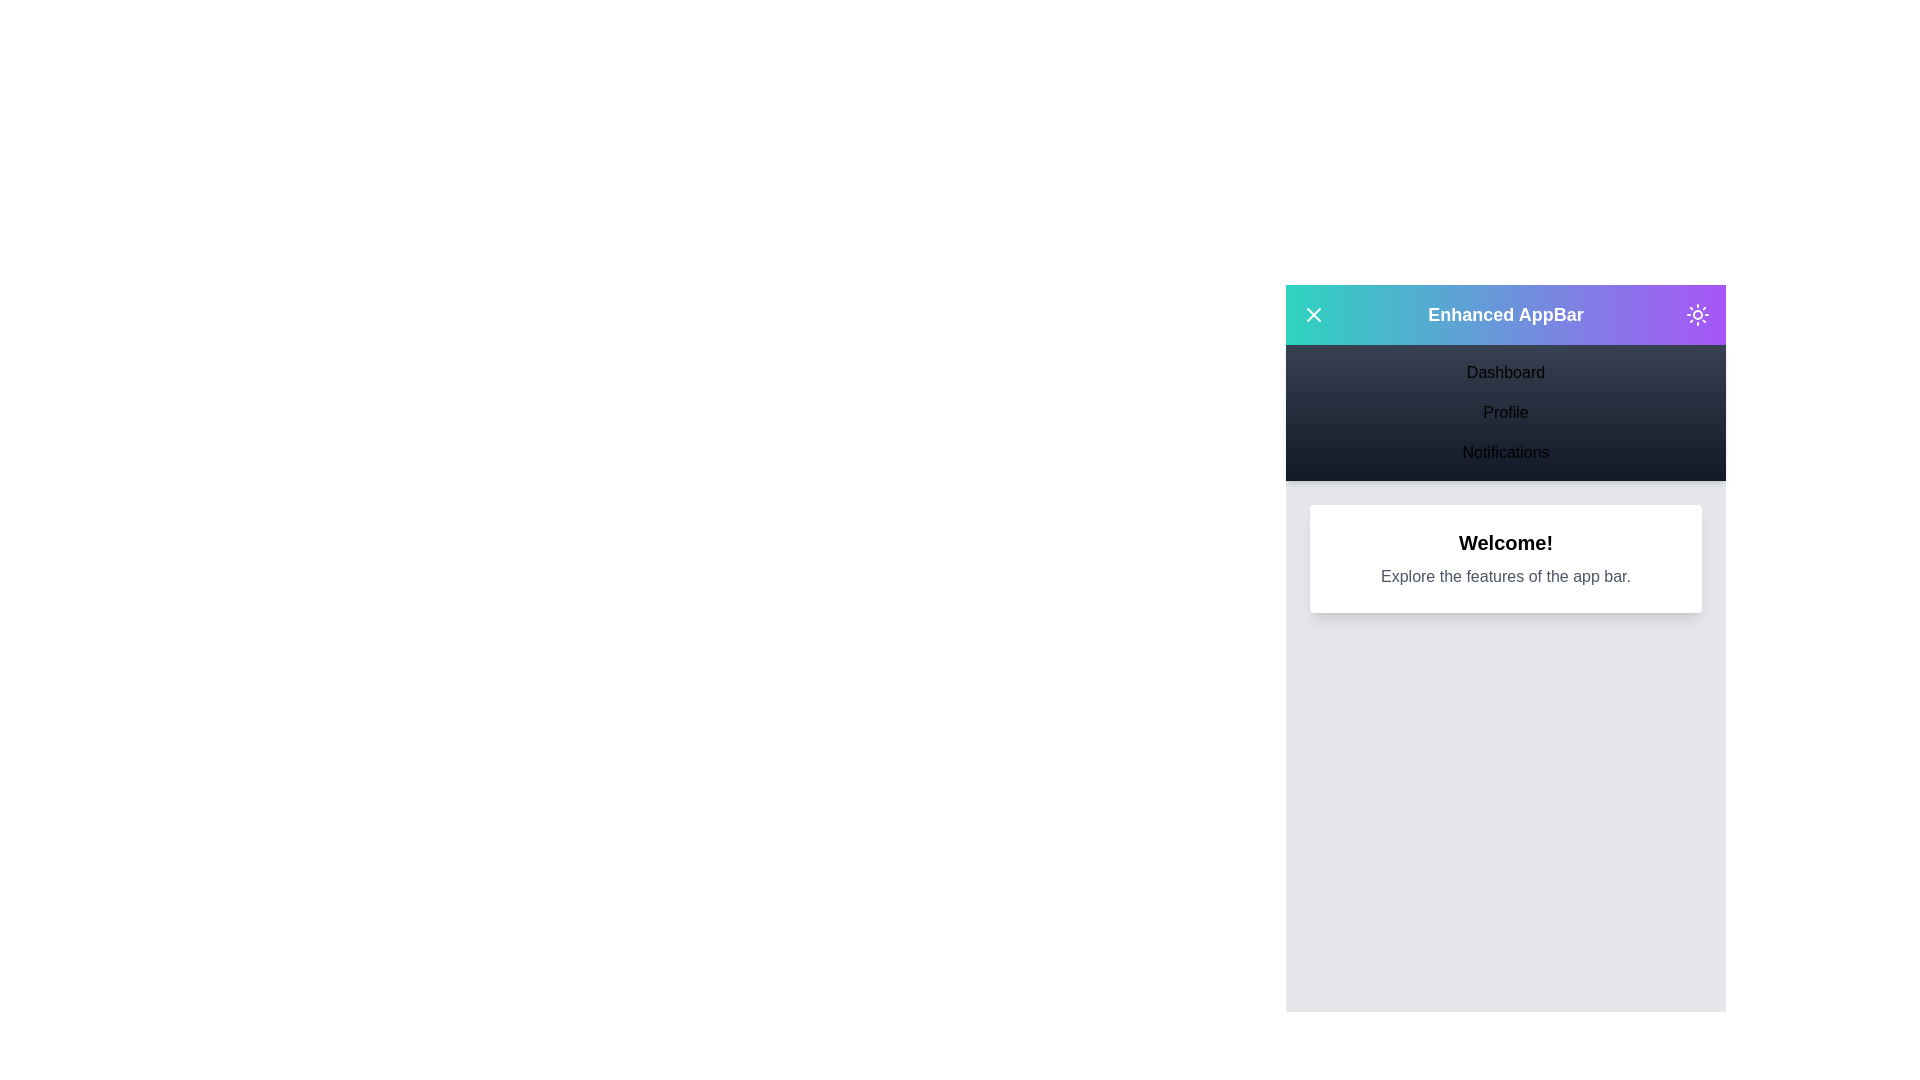  I want to click on the menu item Dashboard to navigate to the corresponding section, so click(1506, 373).